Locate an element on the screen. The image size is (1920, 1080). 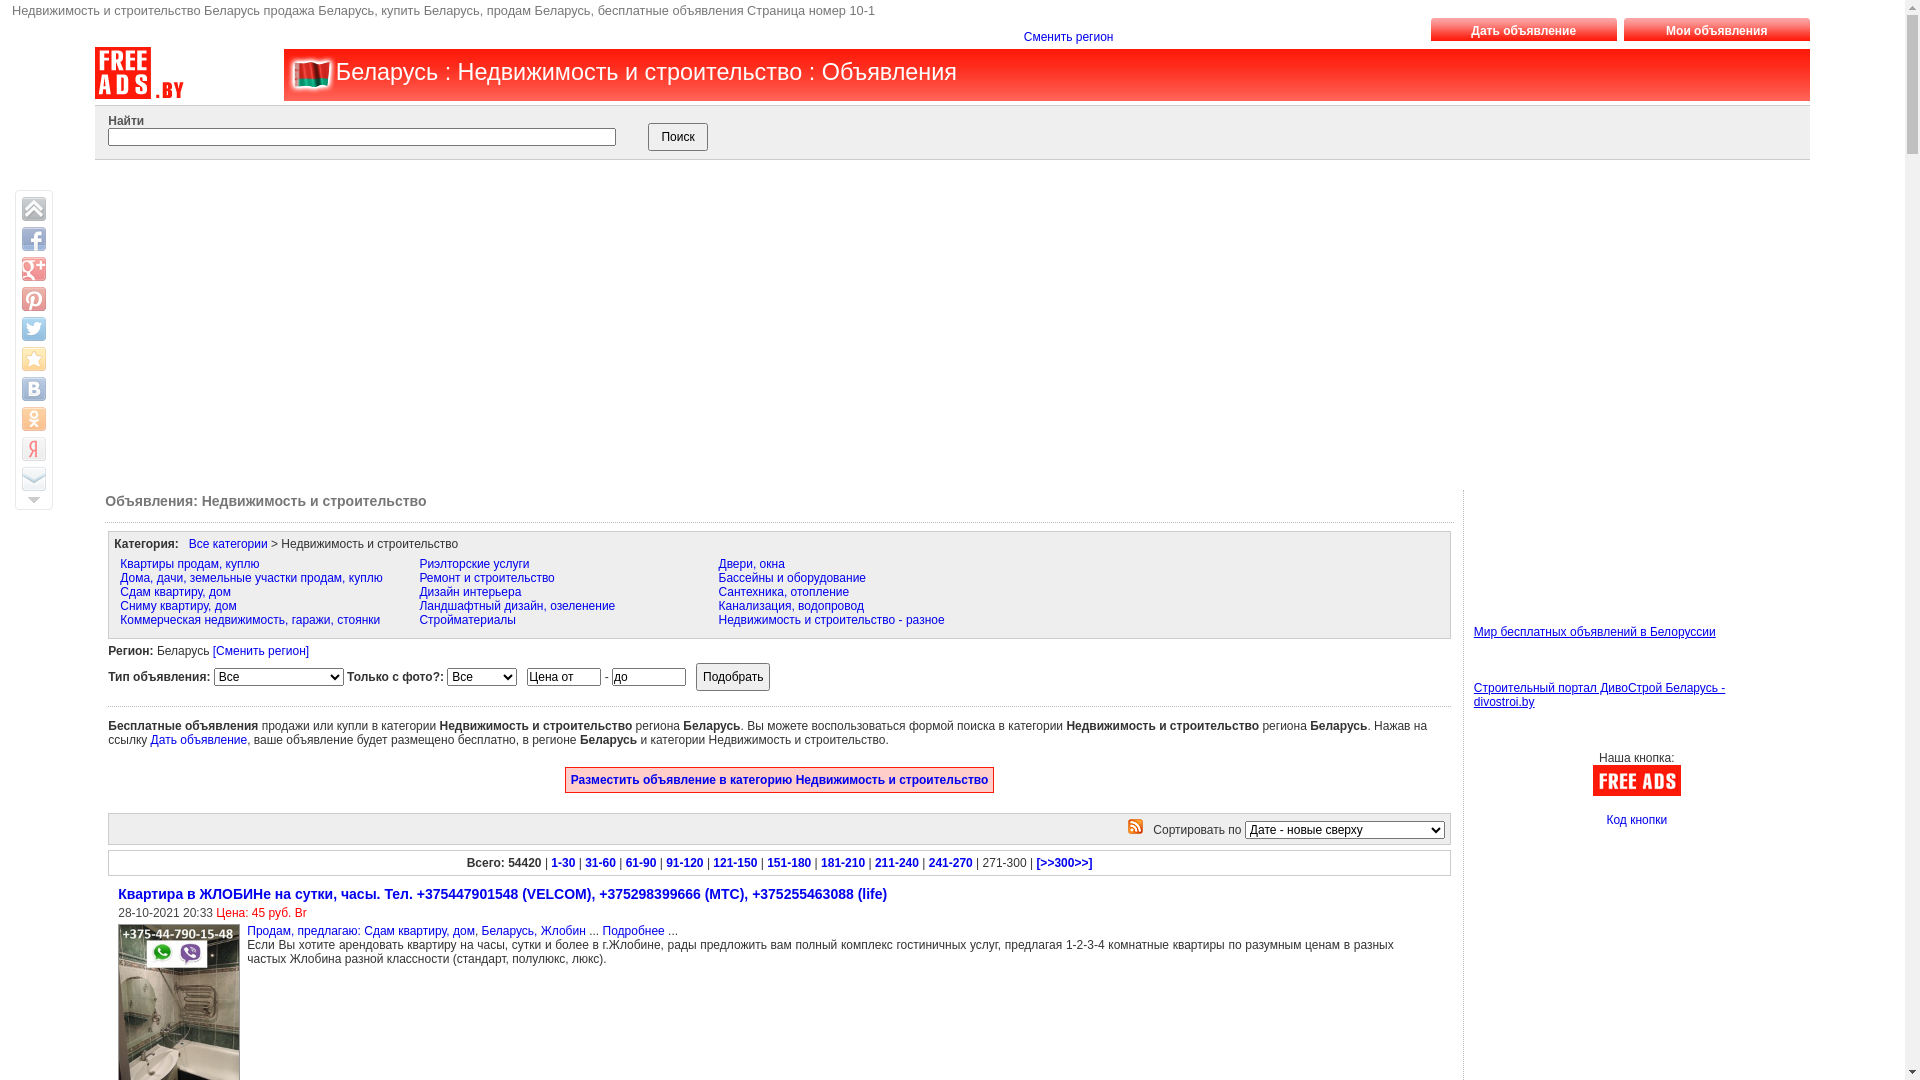
'Email this to a friend' is located at coordinates (33, 478).